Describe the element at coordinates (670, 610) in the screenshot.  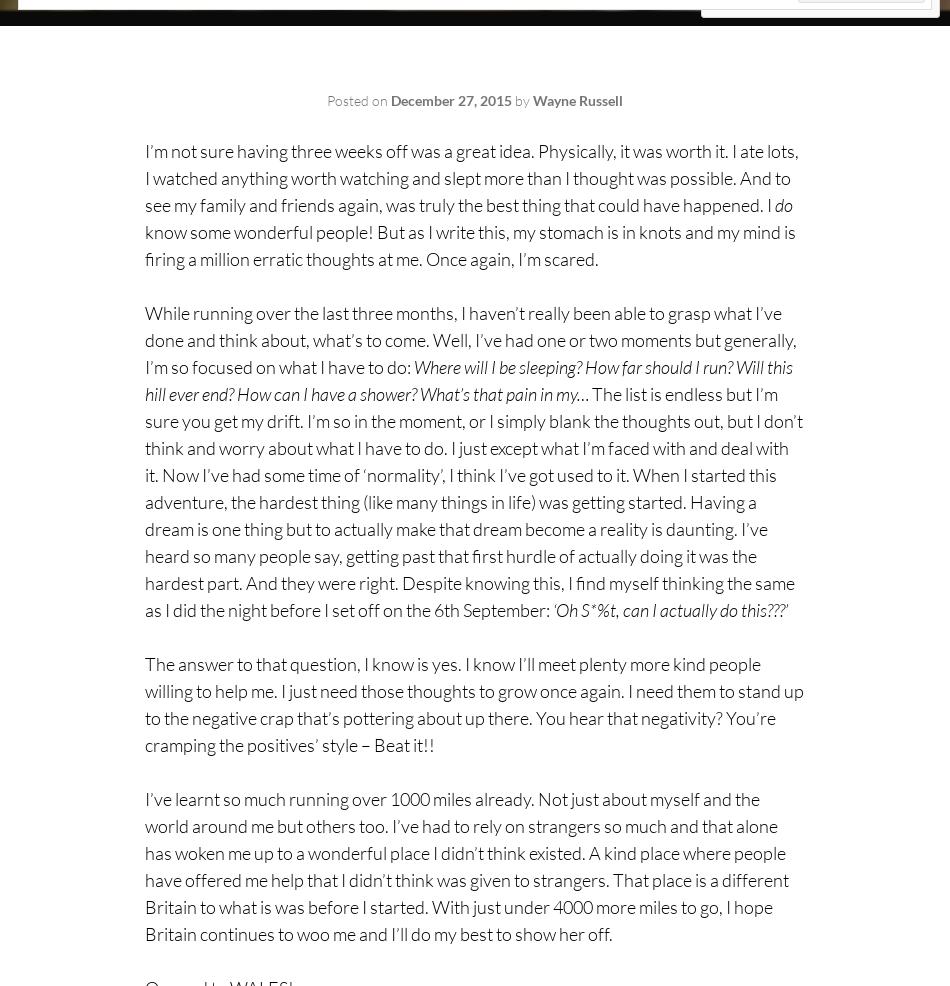
I see `'‘Oh S*%t, can I actually do this???’'` at that location.